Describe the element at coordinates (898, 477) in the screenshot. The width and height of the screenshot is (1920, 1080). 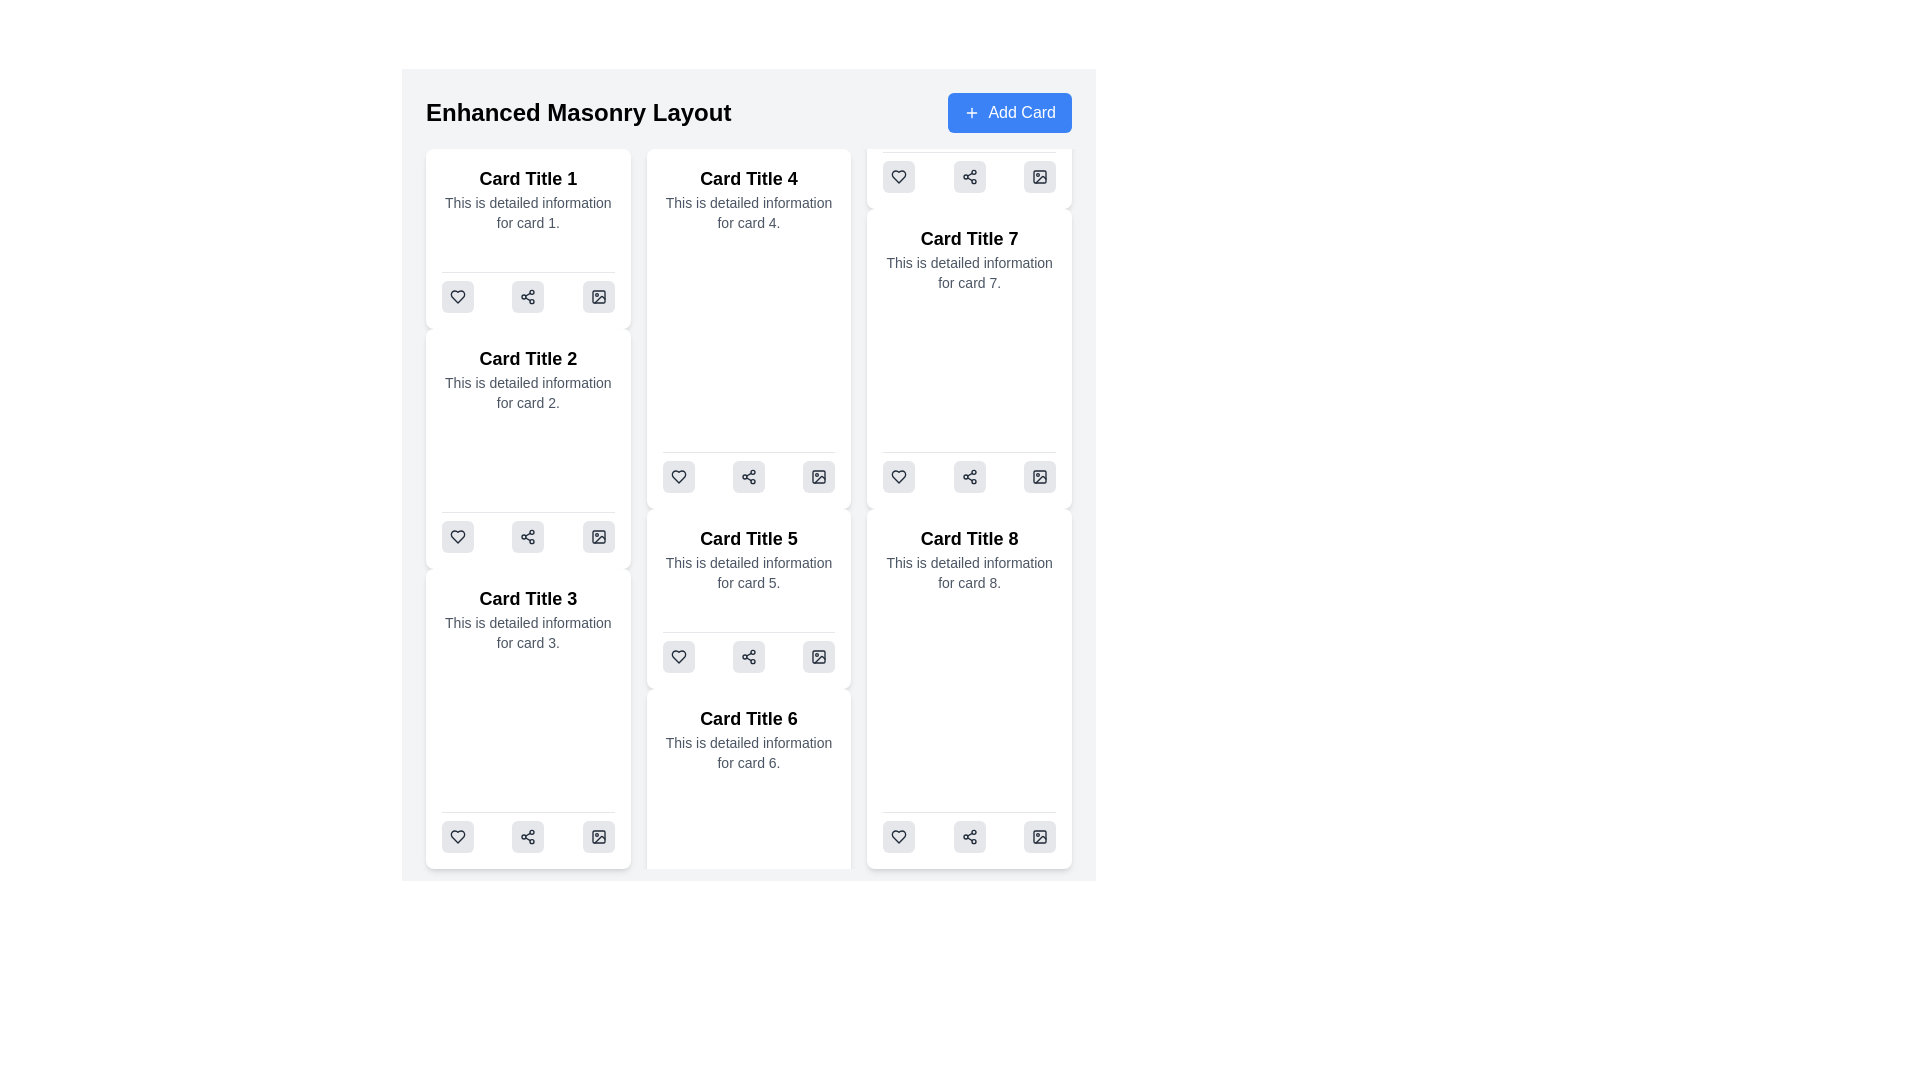
I see `the heart icon button located at the bottom left corner of 'Card Title 8' in the 'Enhanced Masonry Layout'` at that location.